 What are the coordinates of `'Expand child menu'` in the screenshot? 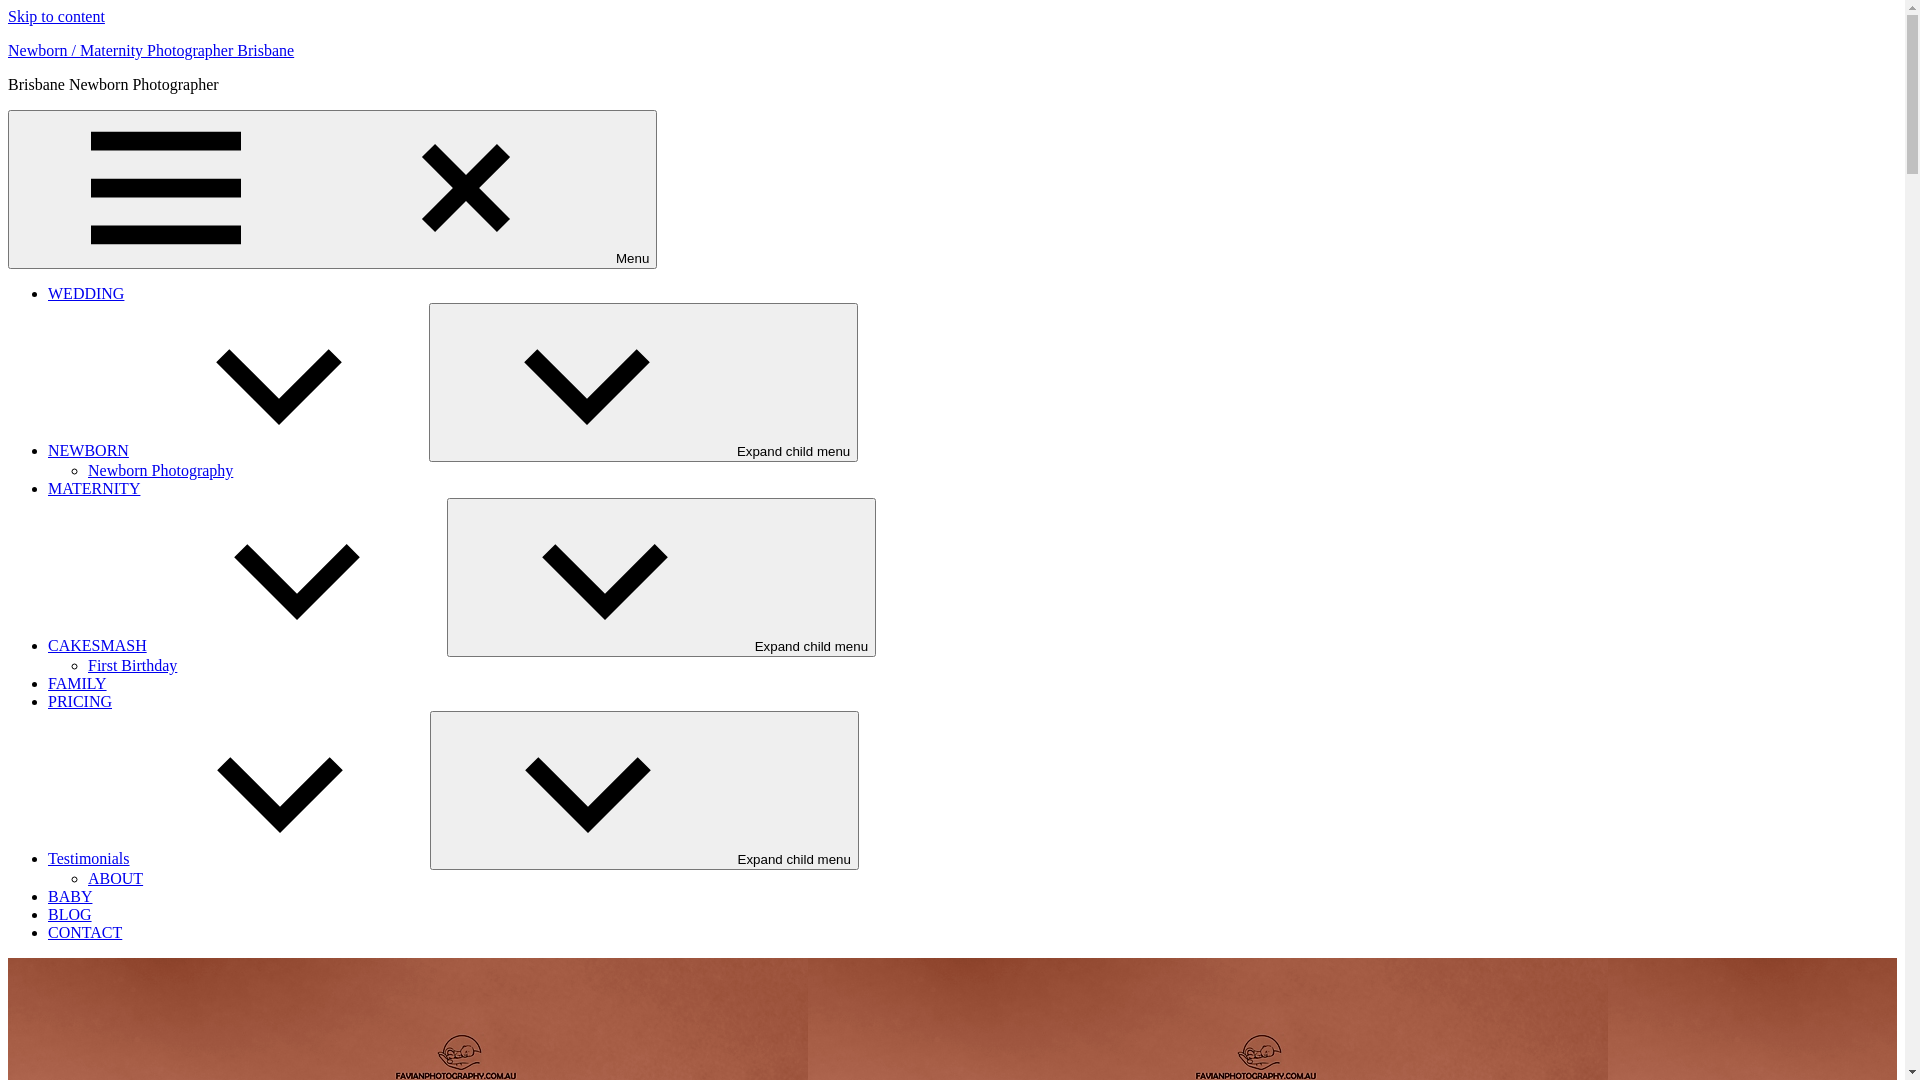 It's located at (644, 789).